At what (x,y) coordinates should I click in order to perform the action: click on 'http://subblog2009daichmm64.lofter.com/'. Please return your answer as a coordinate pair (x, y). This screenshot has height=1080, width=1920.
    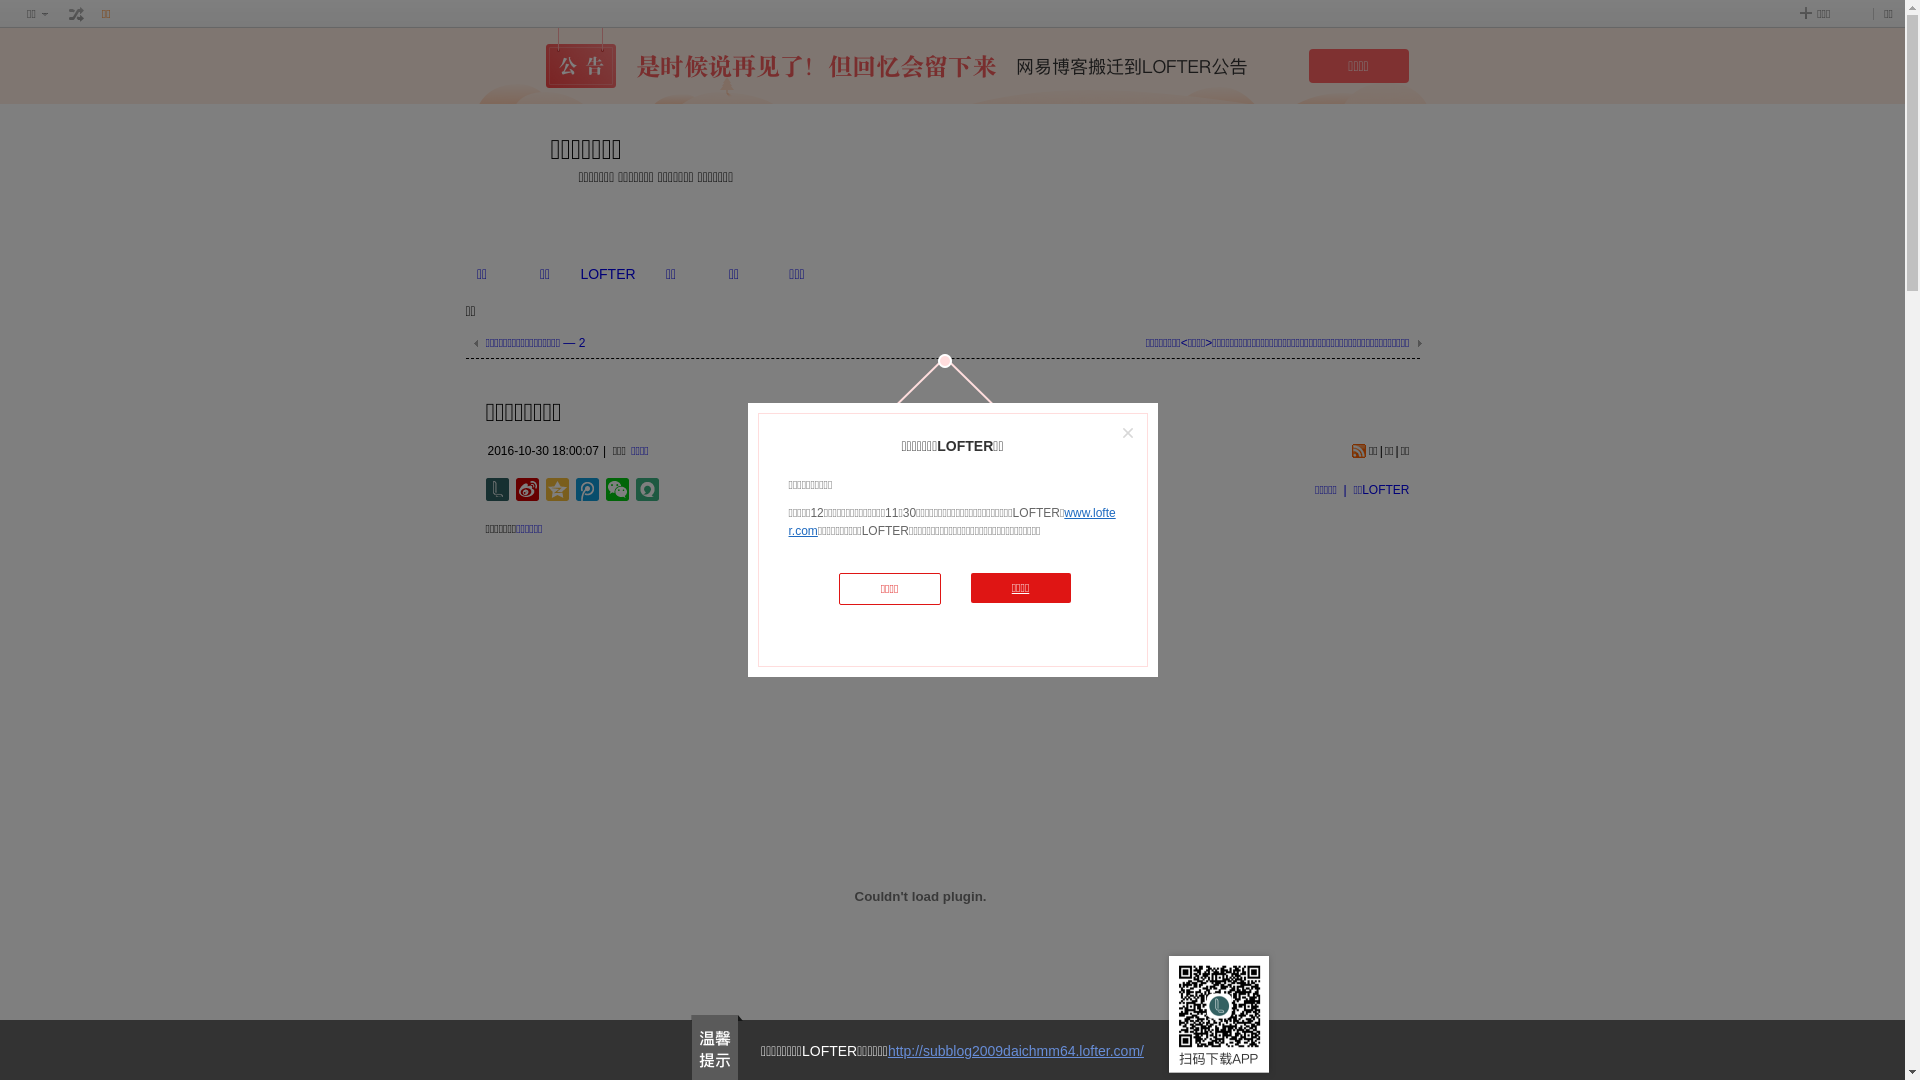
    Looking at the image, I should click on (1016, 1049).